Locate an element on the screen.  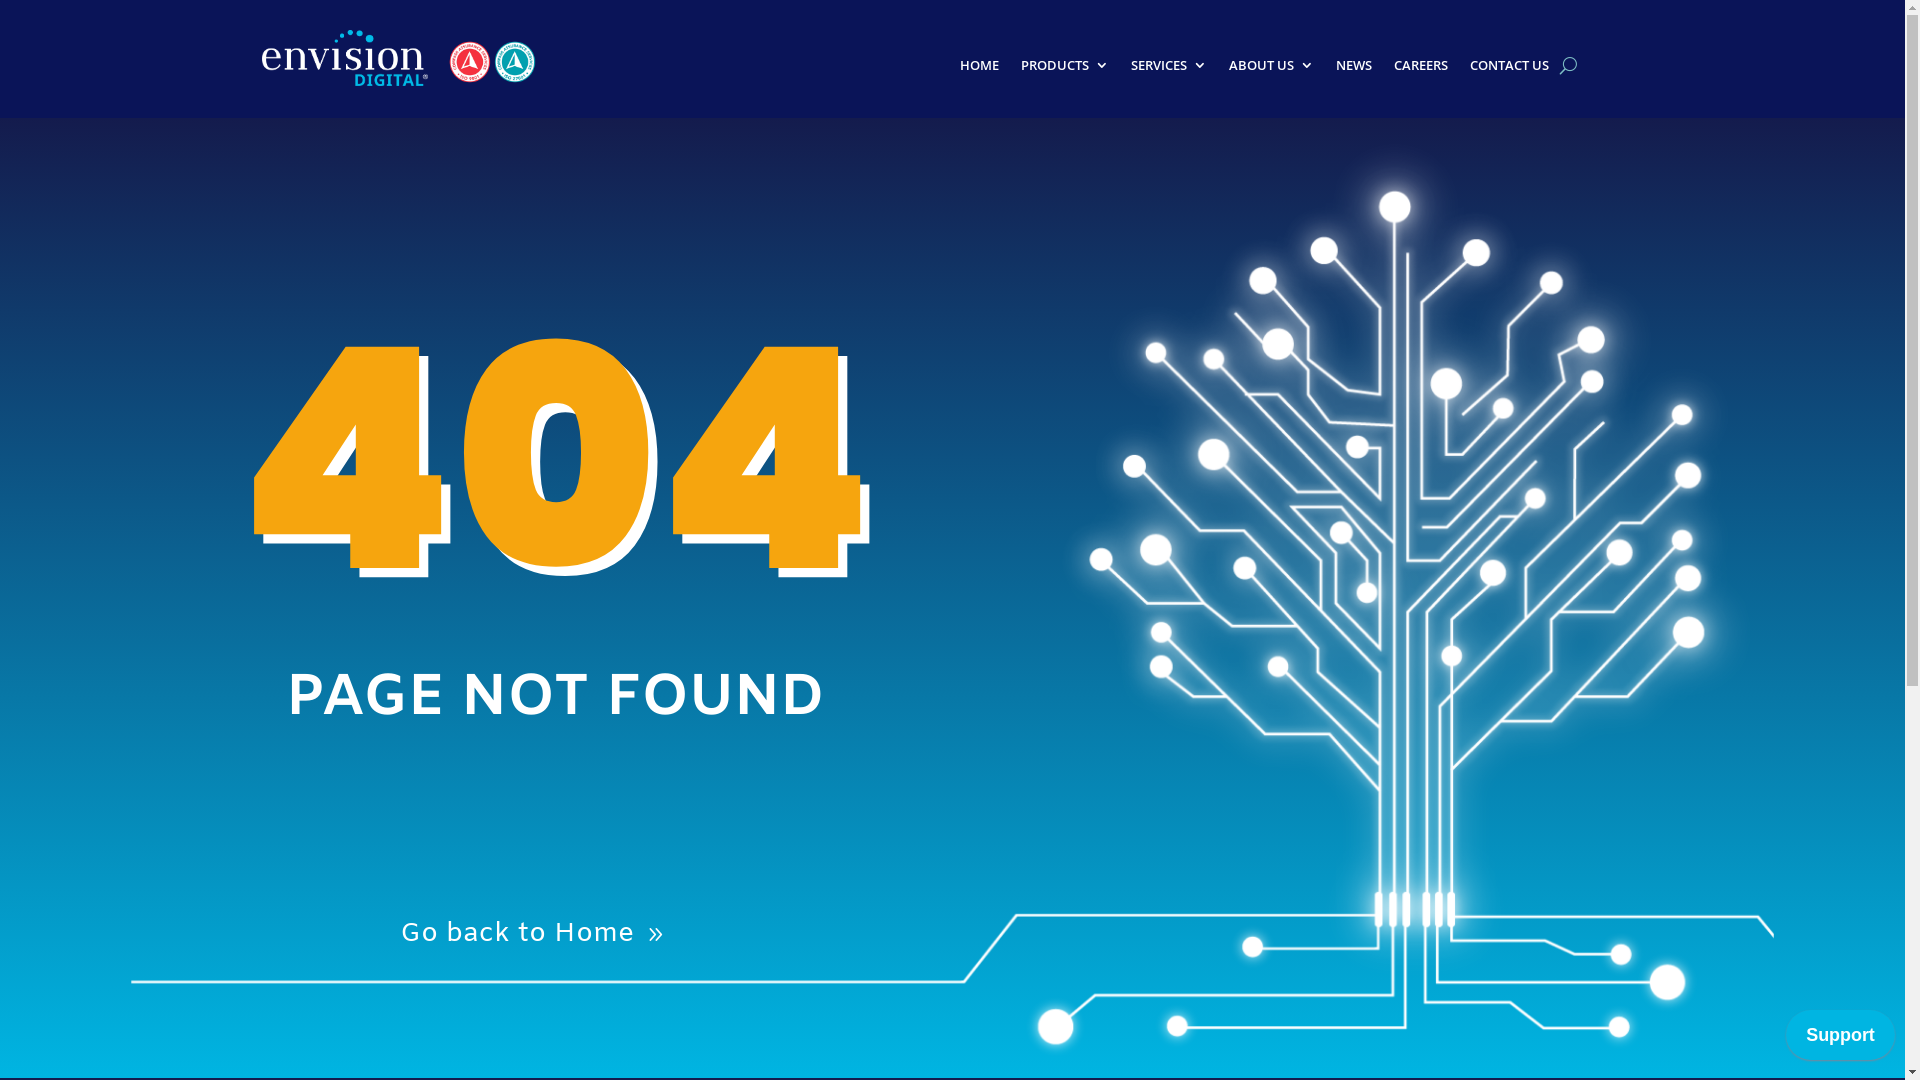
'HOME' is located at coordinates (960, 68).